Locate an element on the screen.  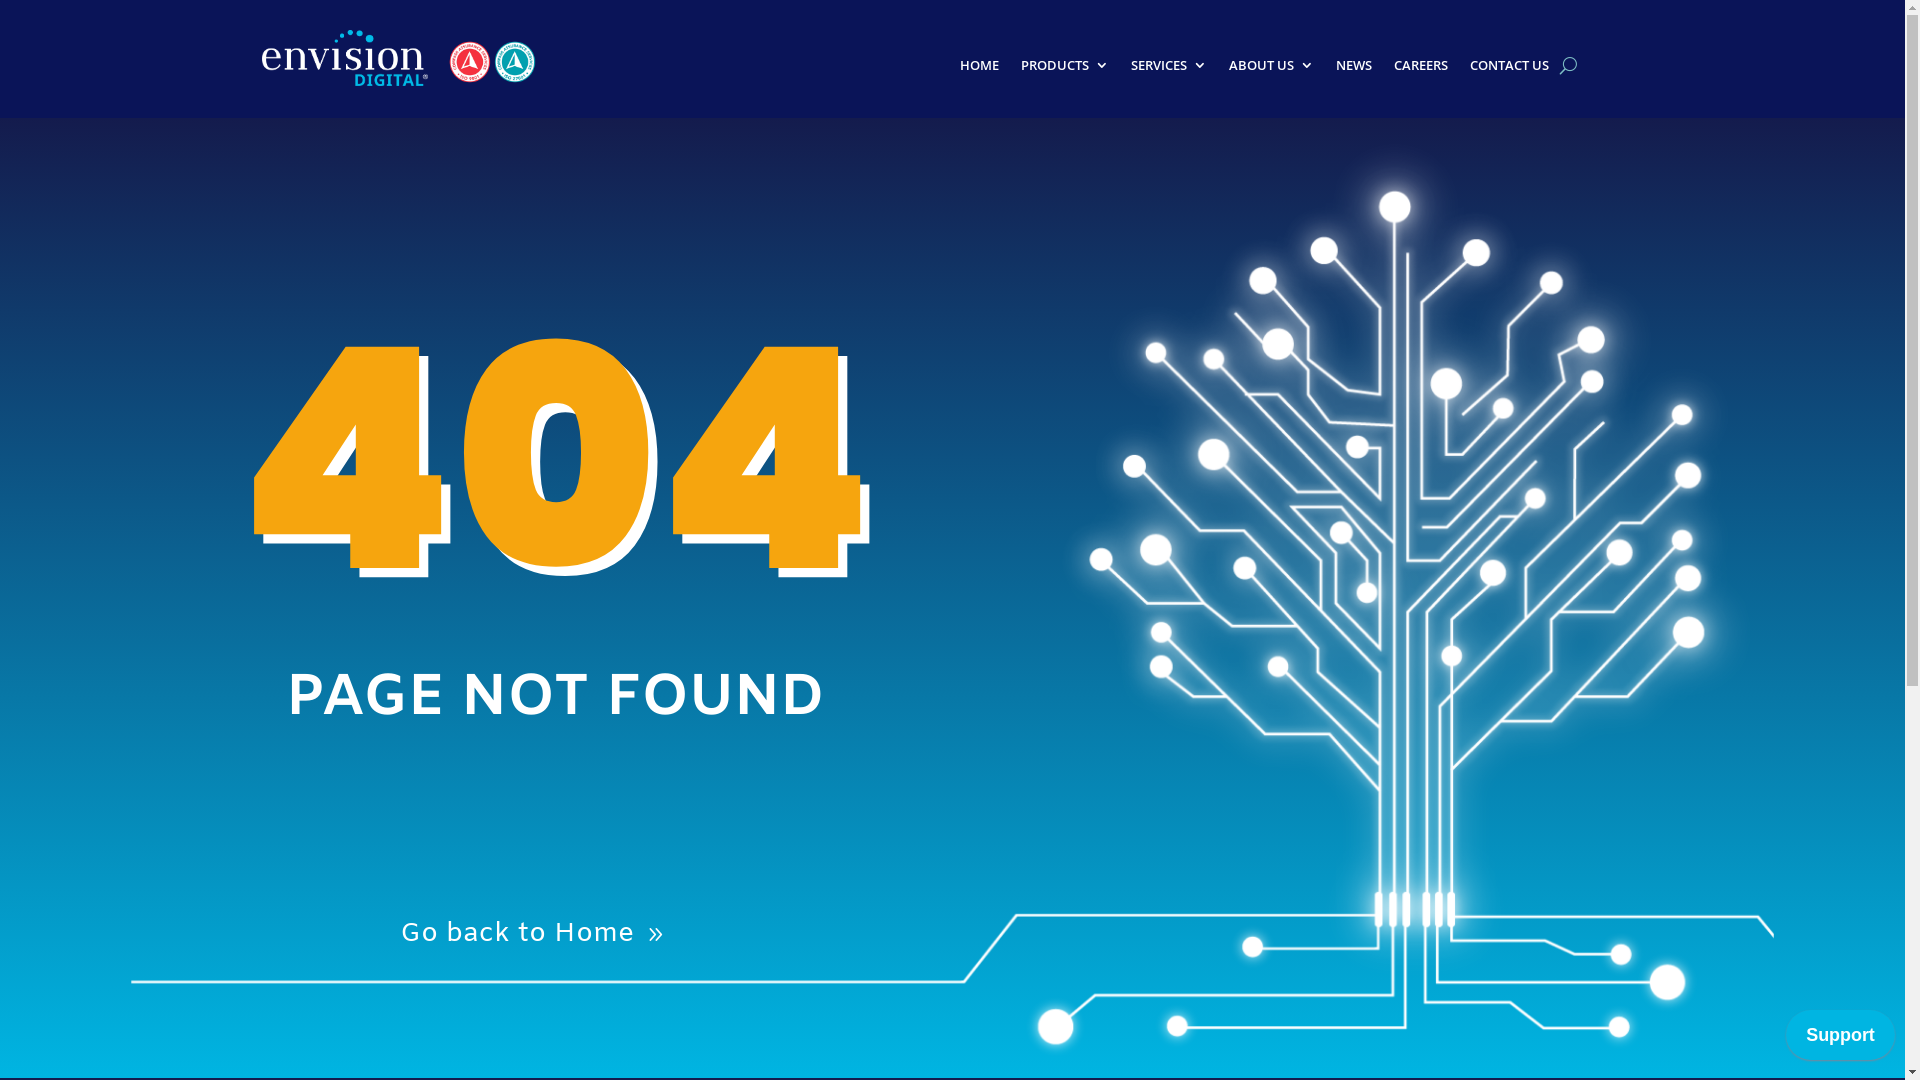
'HOME' is located at coordinates (960, 68).